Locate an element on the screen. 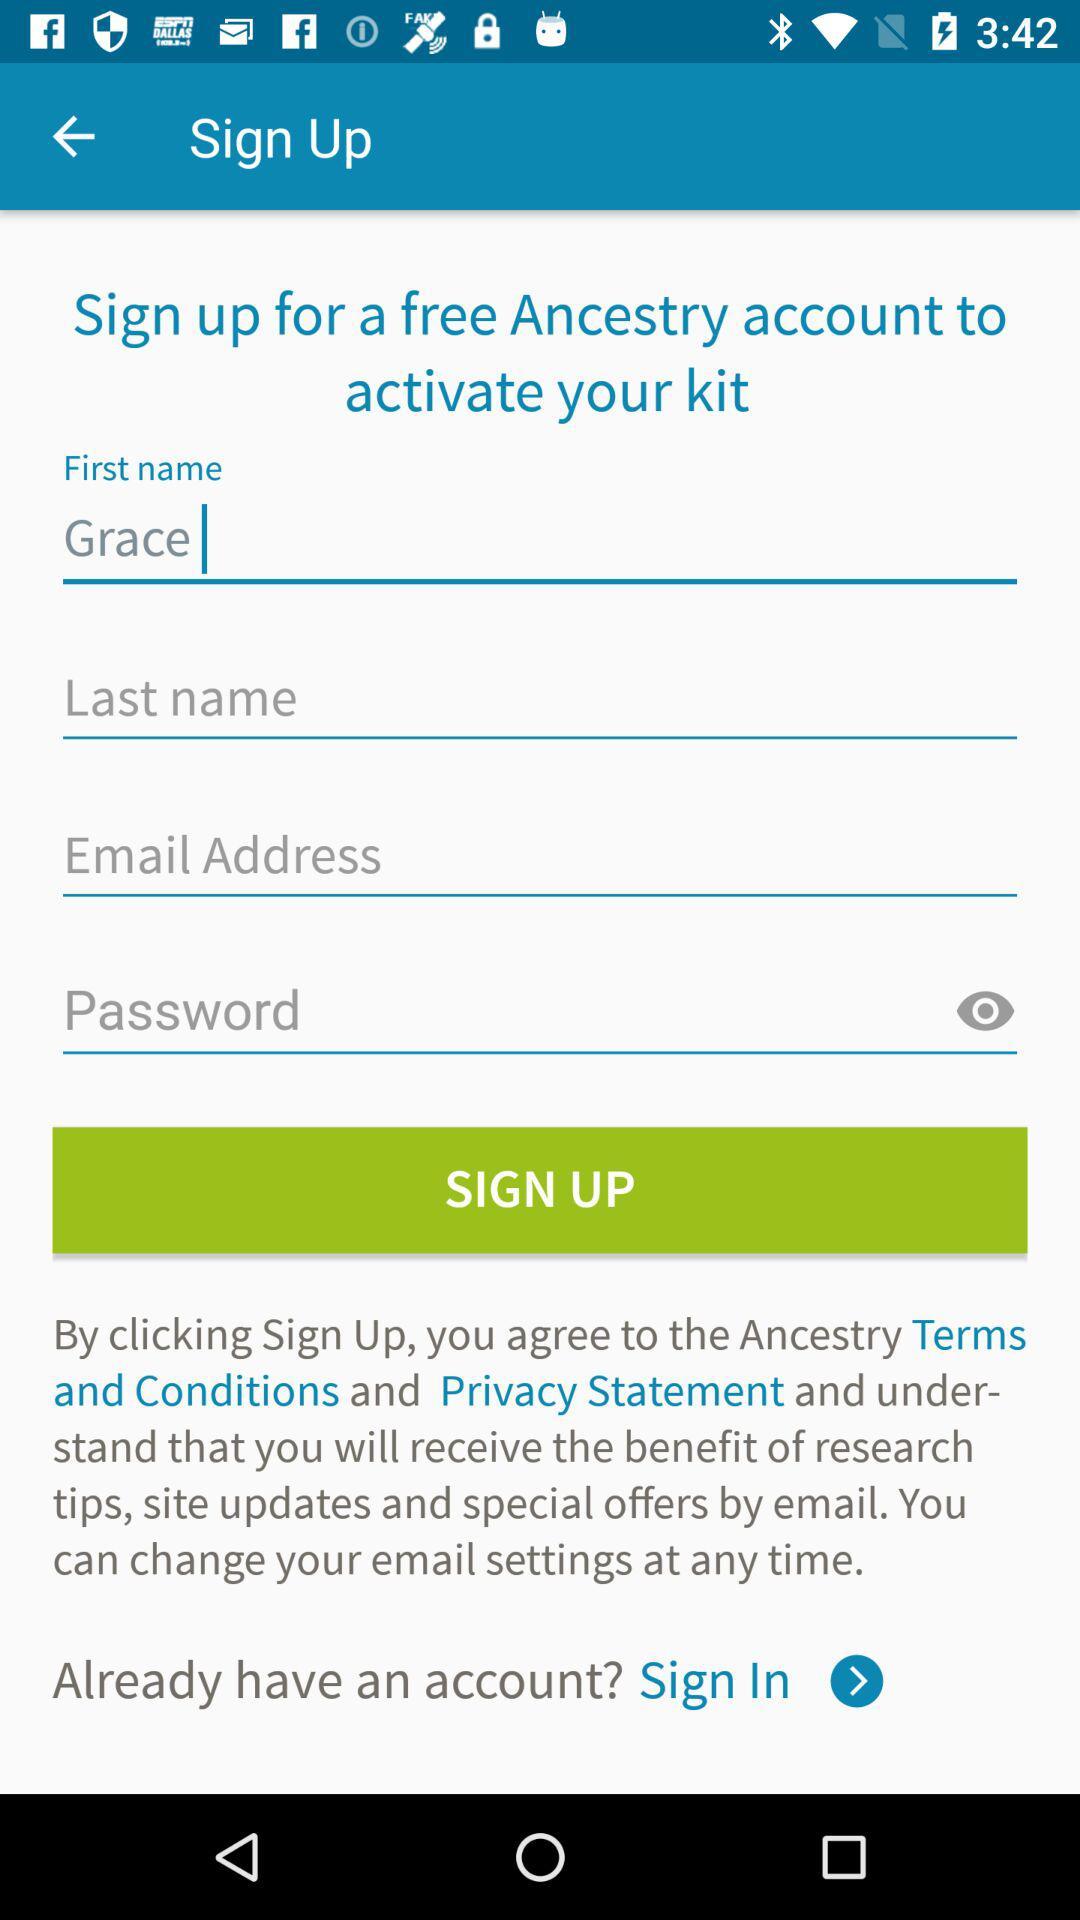  last name is located at coordinates (540, 697).